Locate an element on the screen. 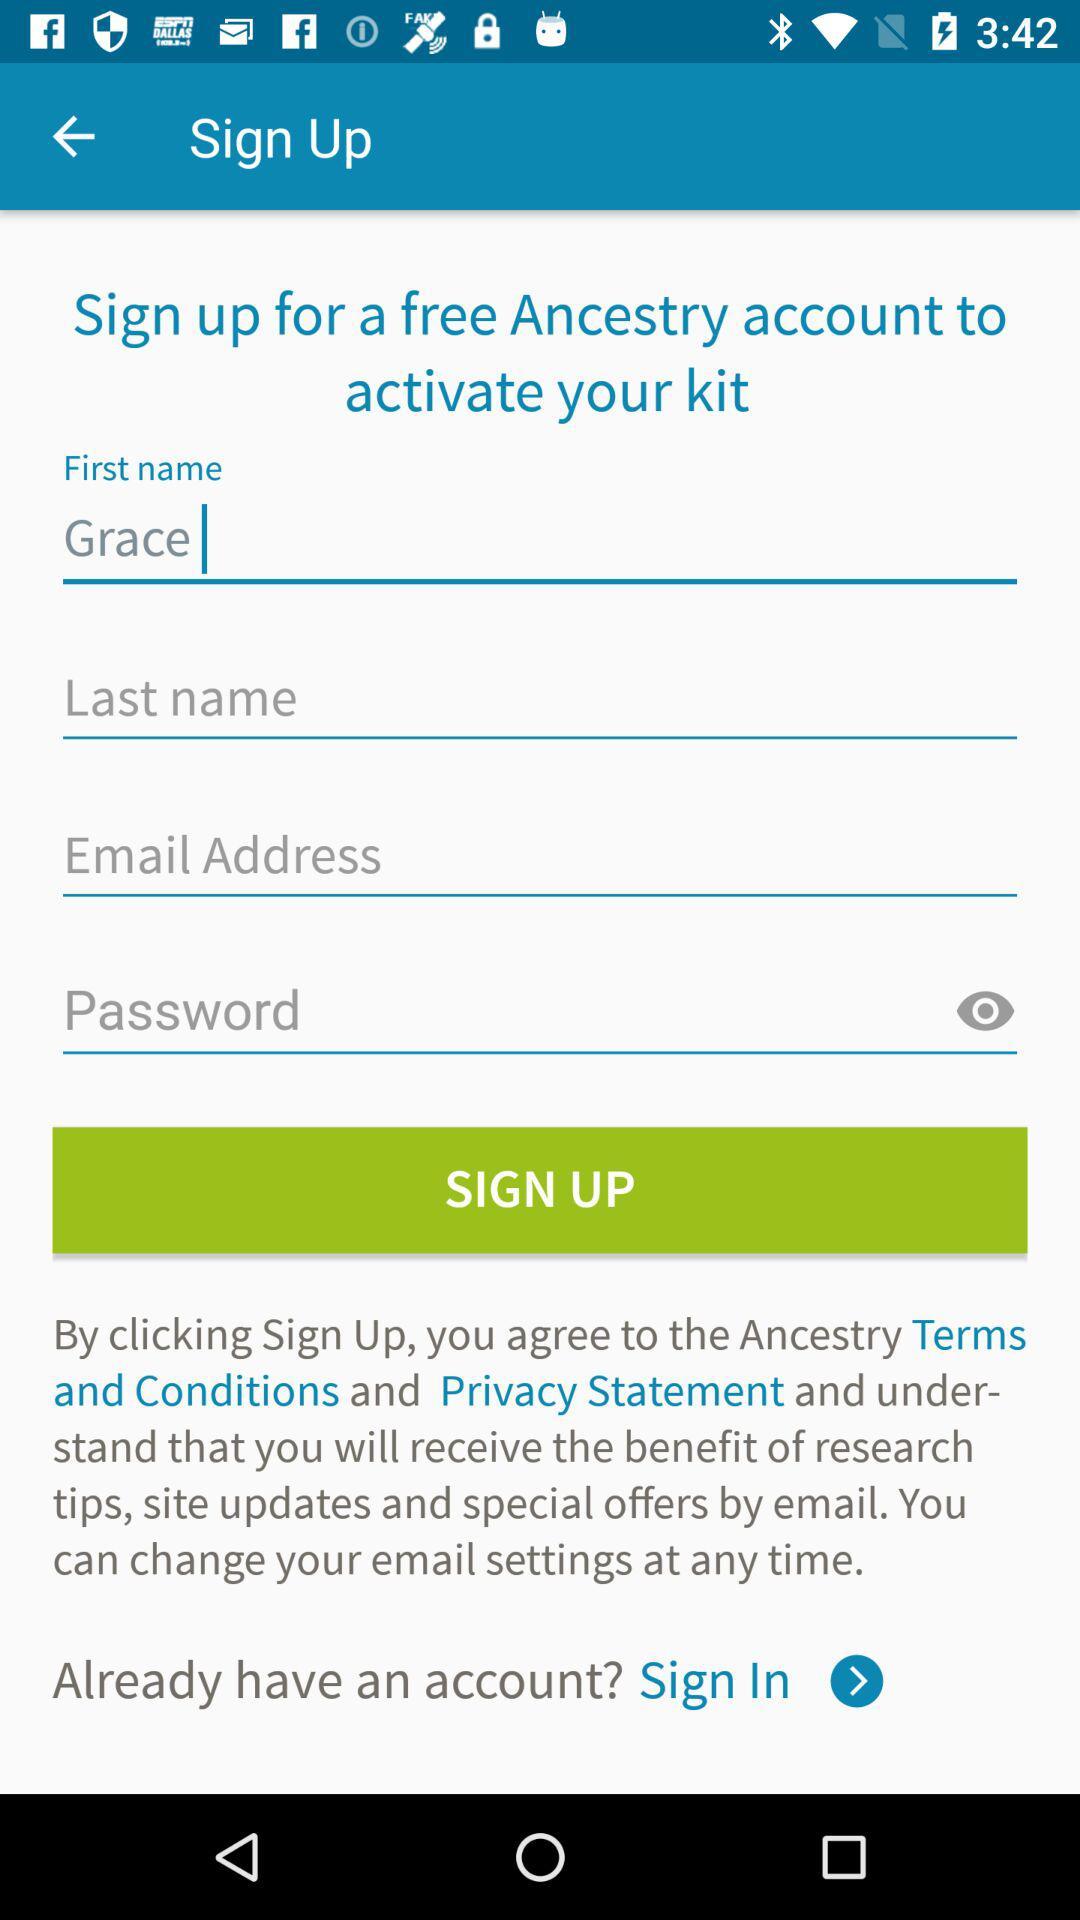  last name is located at coordinates (540, 697).